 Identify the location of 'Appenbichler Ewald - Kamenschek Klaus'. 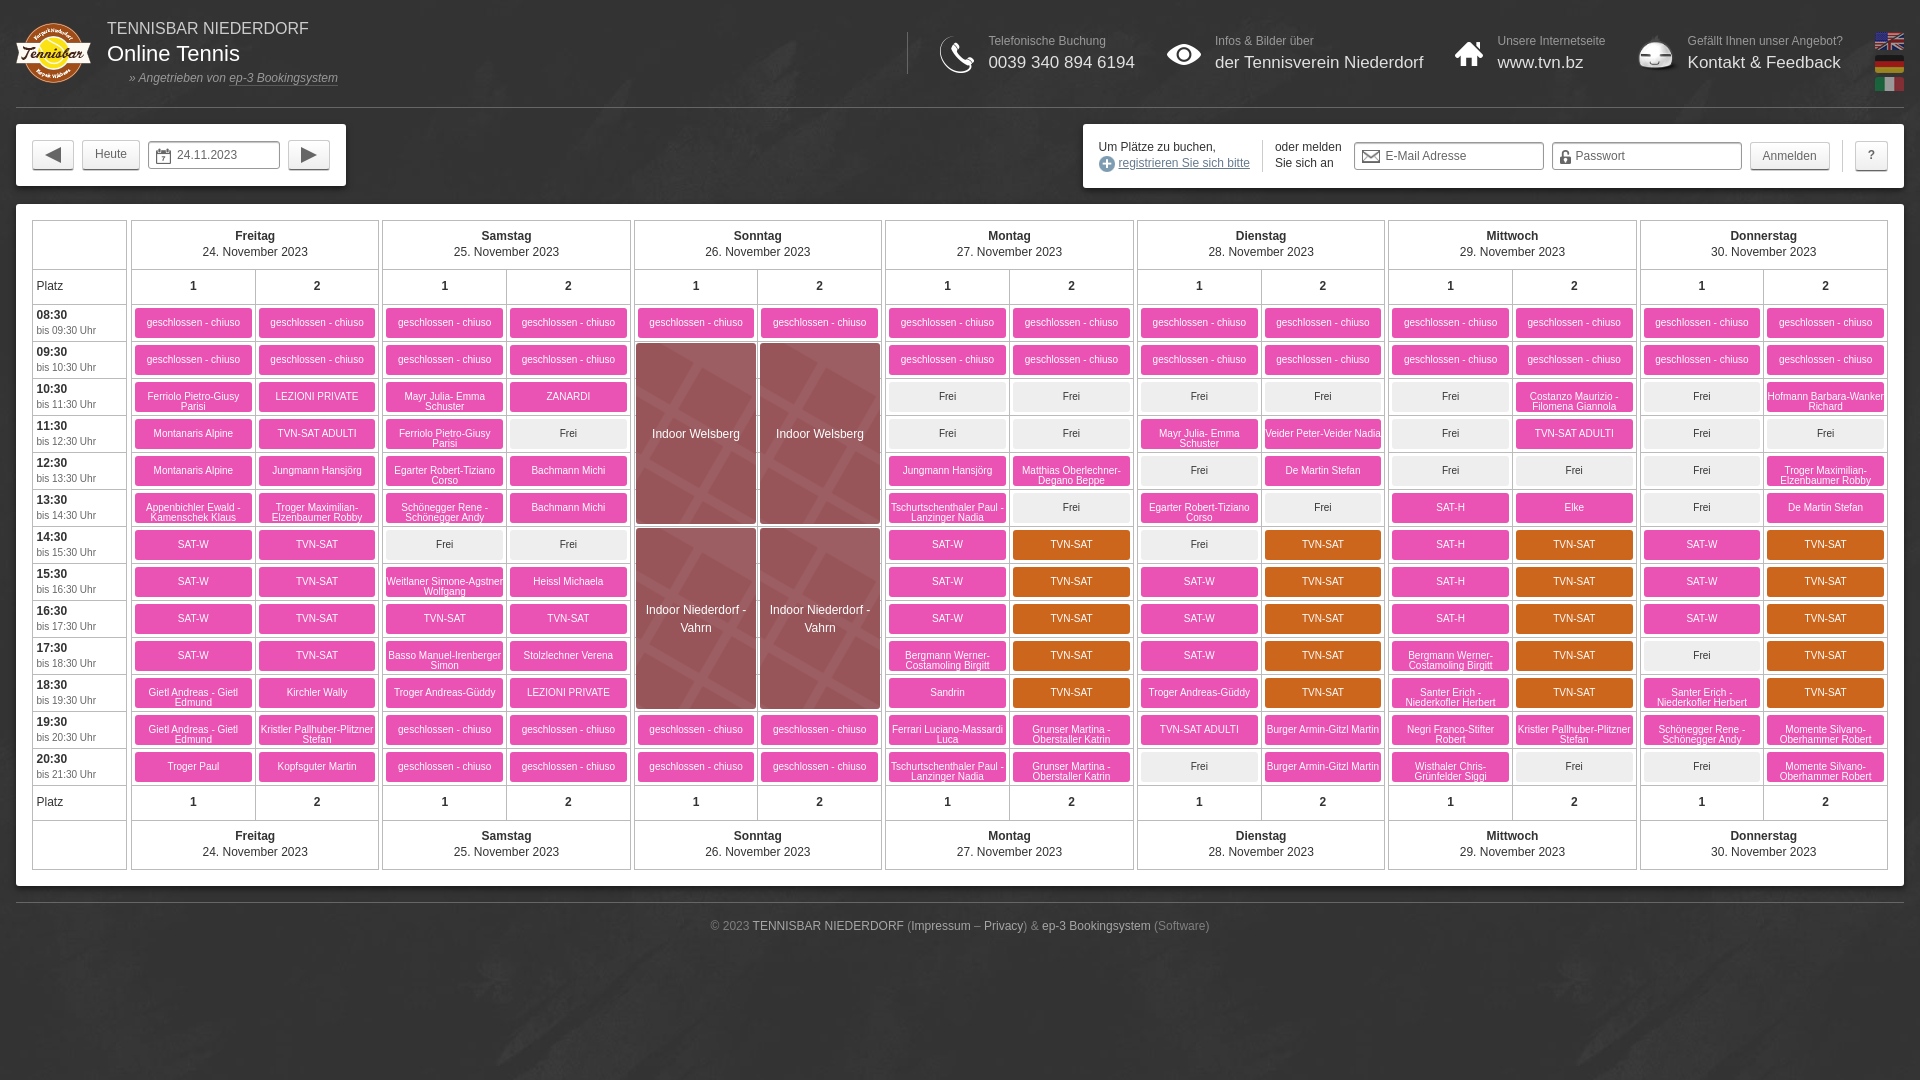
(193, 507).